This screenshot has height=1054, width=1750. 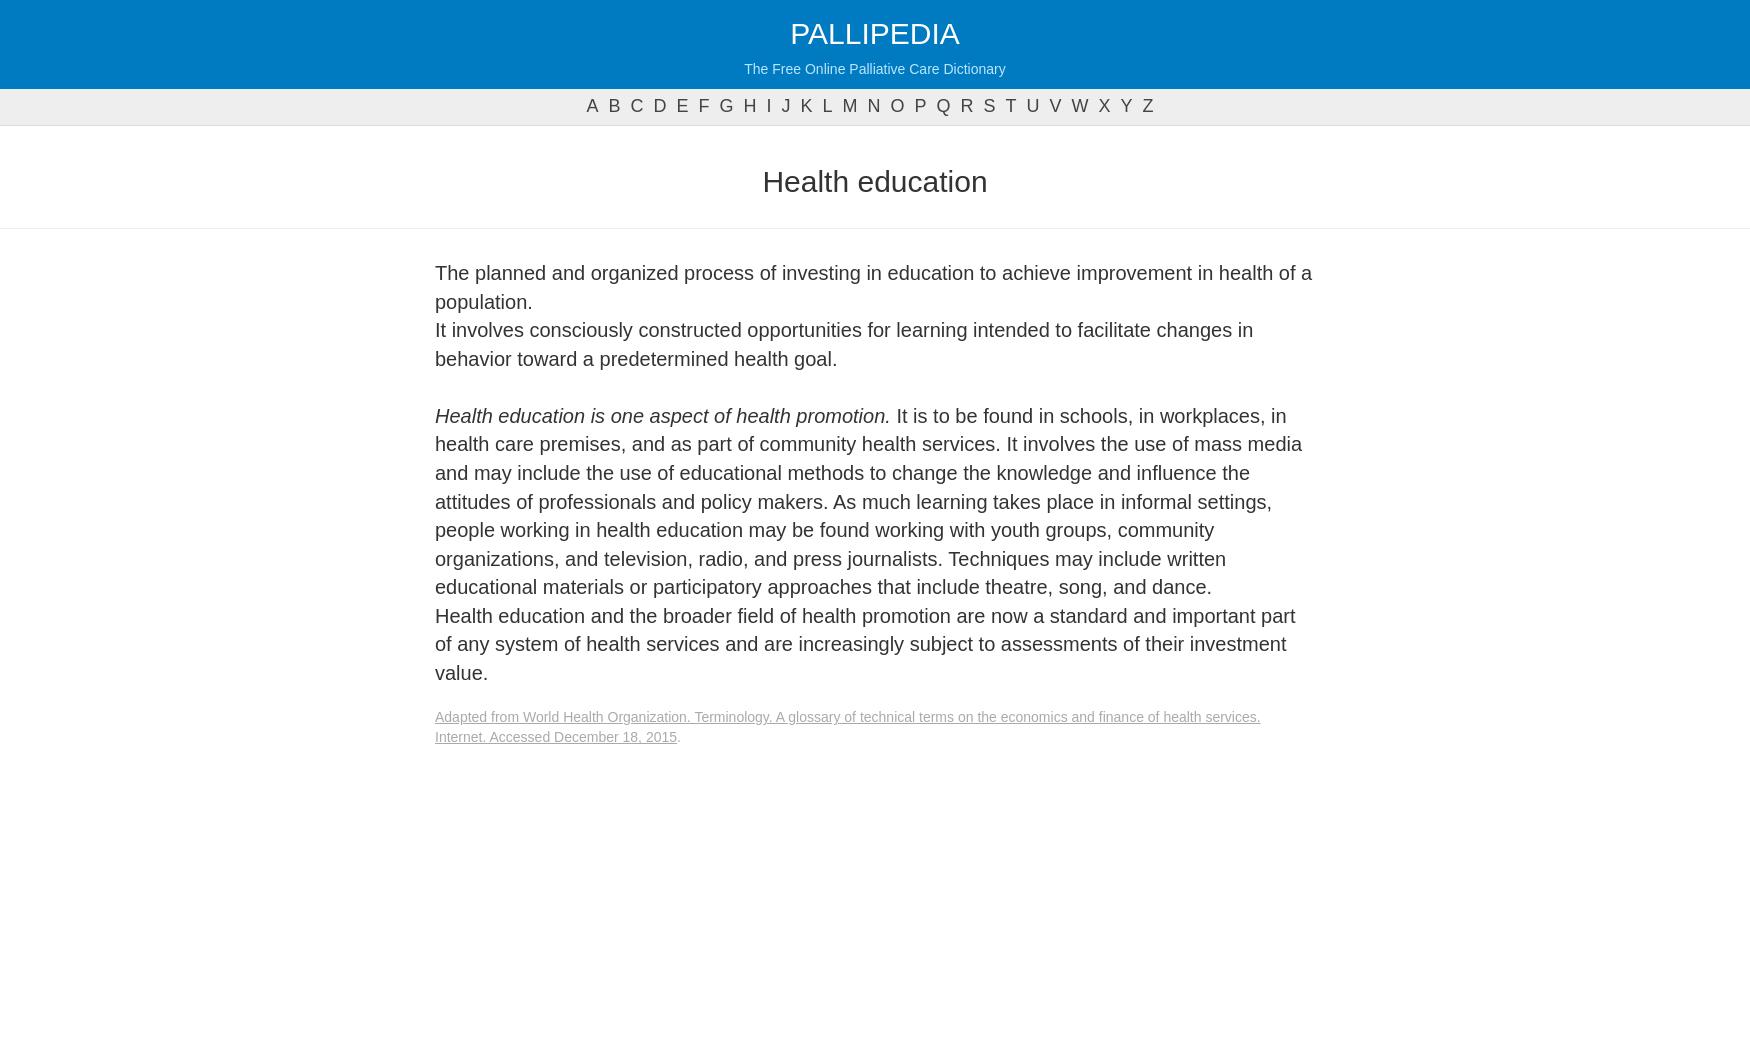 What do you see at coordinates (1054, 106) in the screenshot?
I see `'v'` at bounding box center [1054, 106].